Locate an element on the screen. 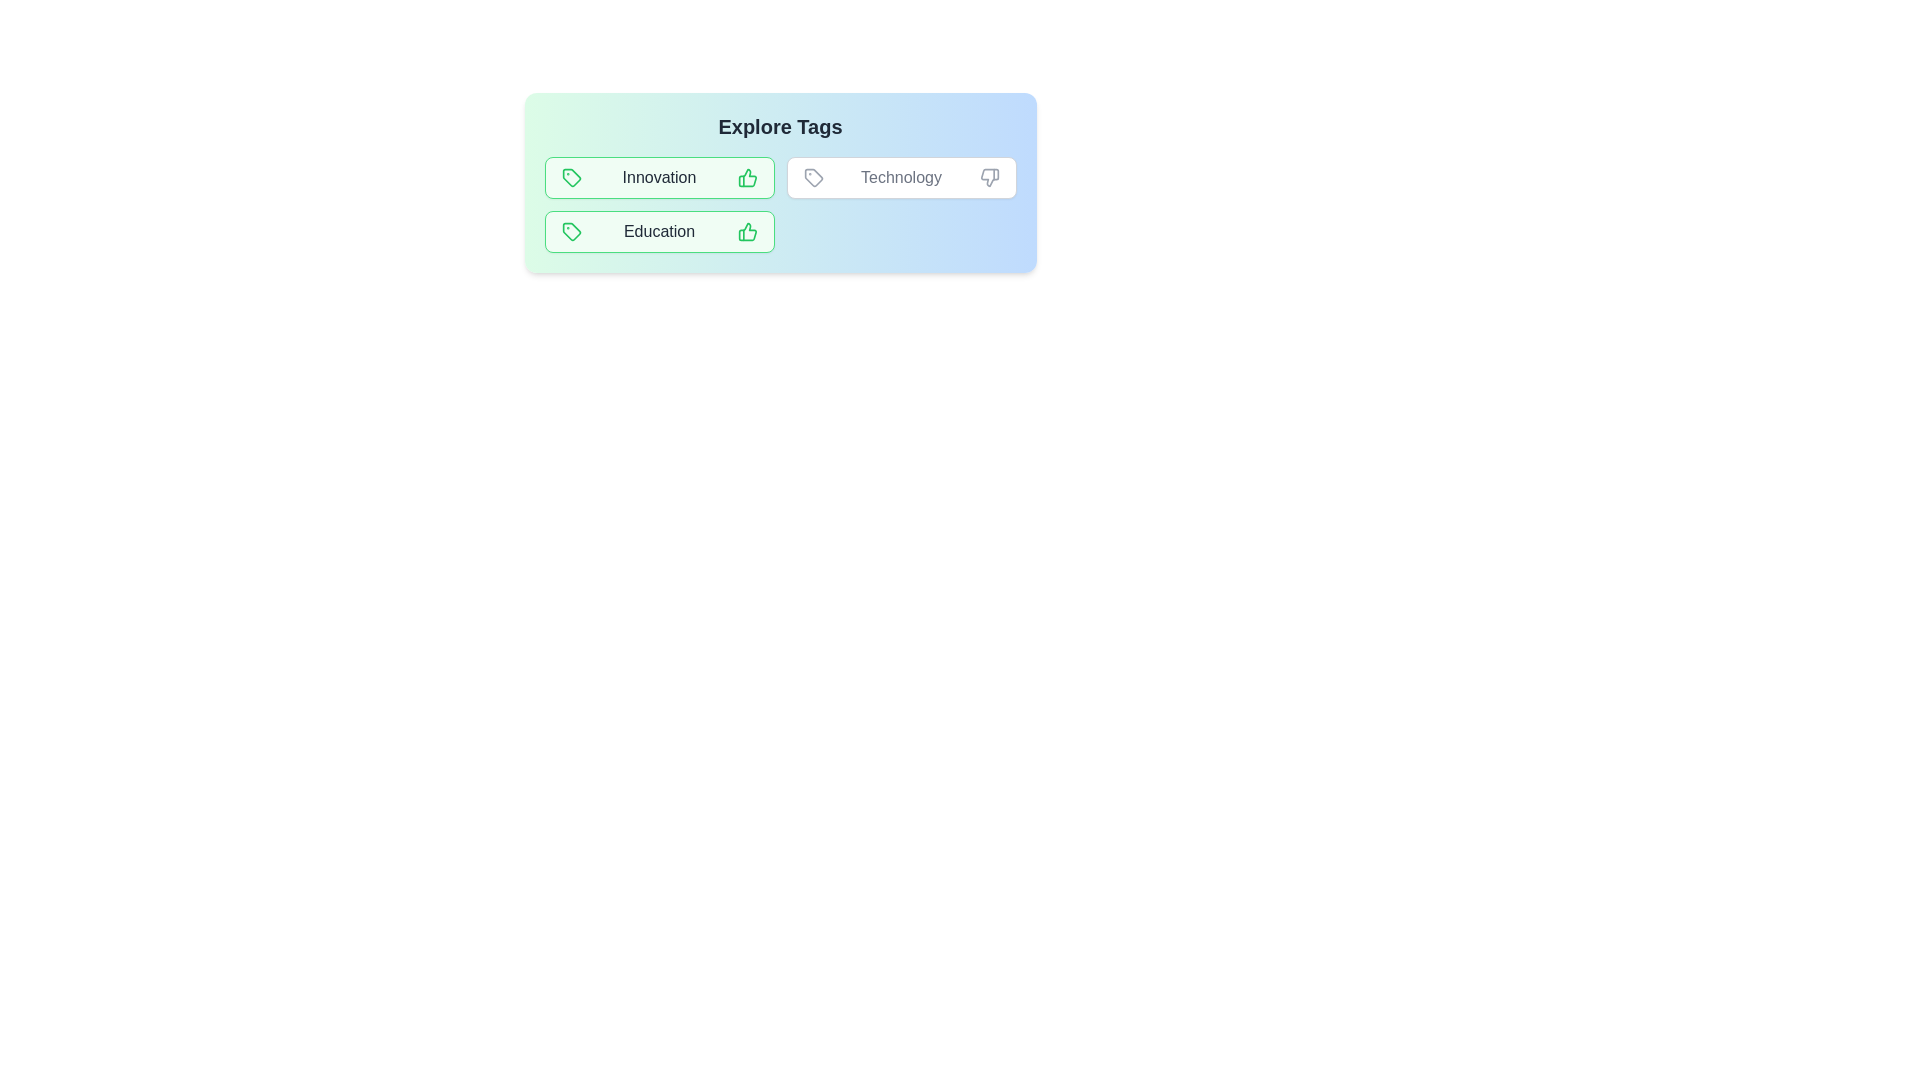 The height and width of the screenshot is (1080, 1920). the tag Innovation to observe its styling changes is located at coordinates (659, 176).